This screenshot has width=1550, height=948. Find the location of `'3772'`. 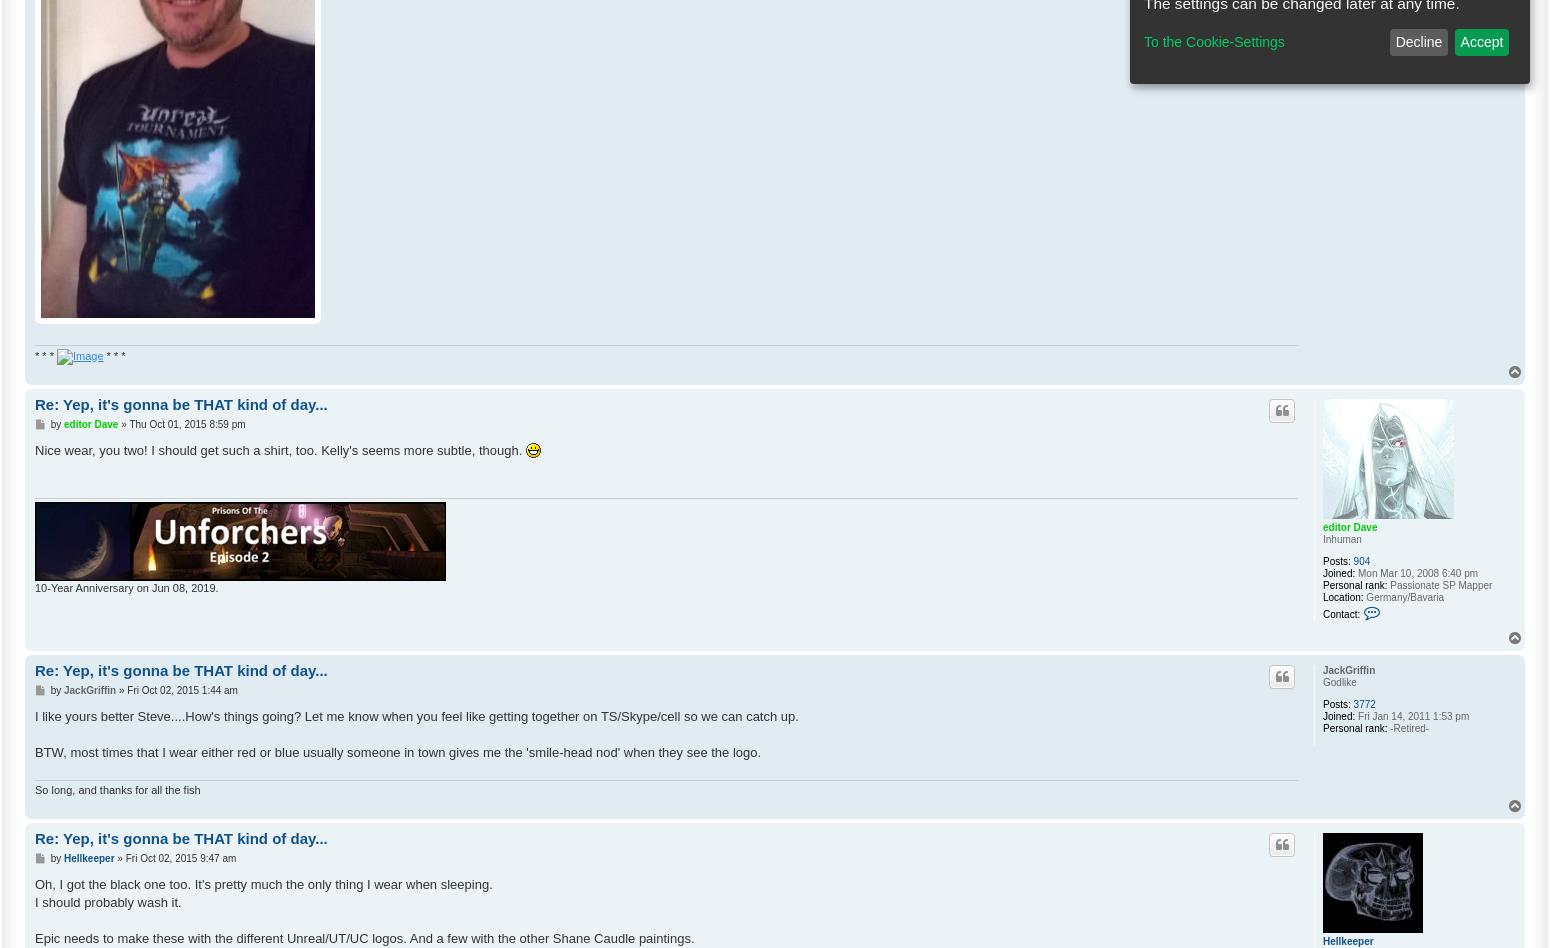

'3772' is located at coordinates (1364, 702).